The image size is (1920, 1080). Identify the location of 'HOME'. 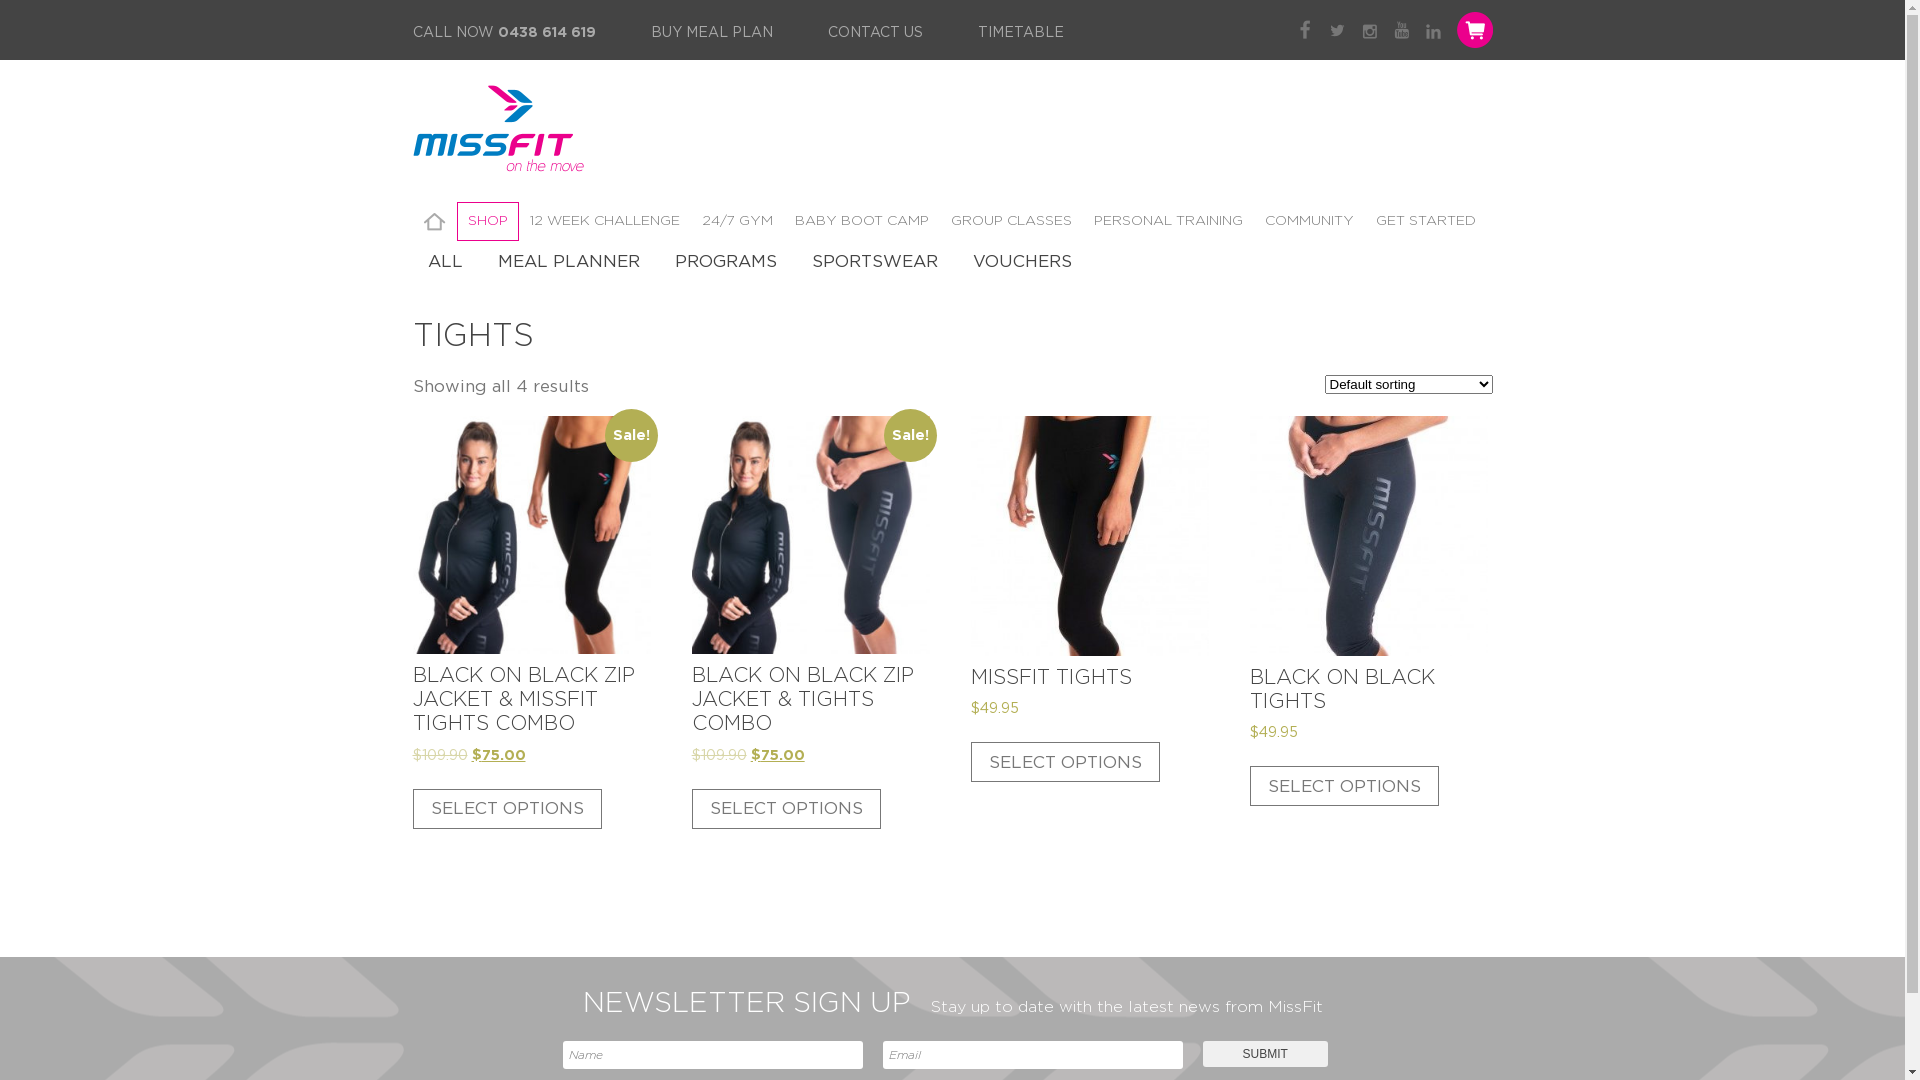
(432, 221).